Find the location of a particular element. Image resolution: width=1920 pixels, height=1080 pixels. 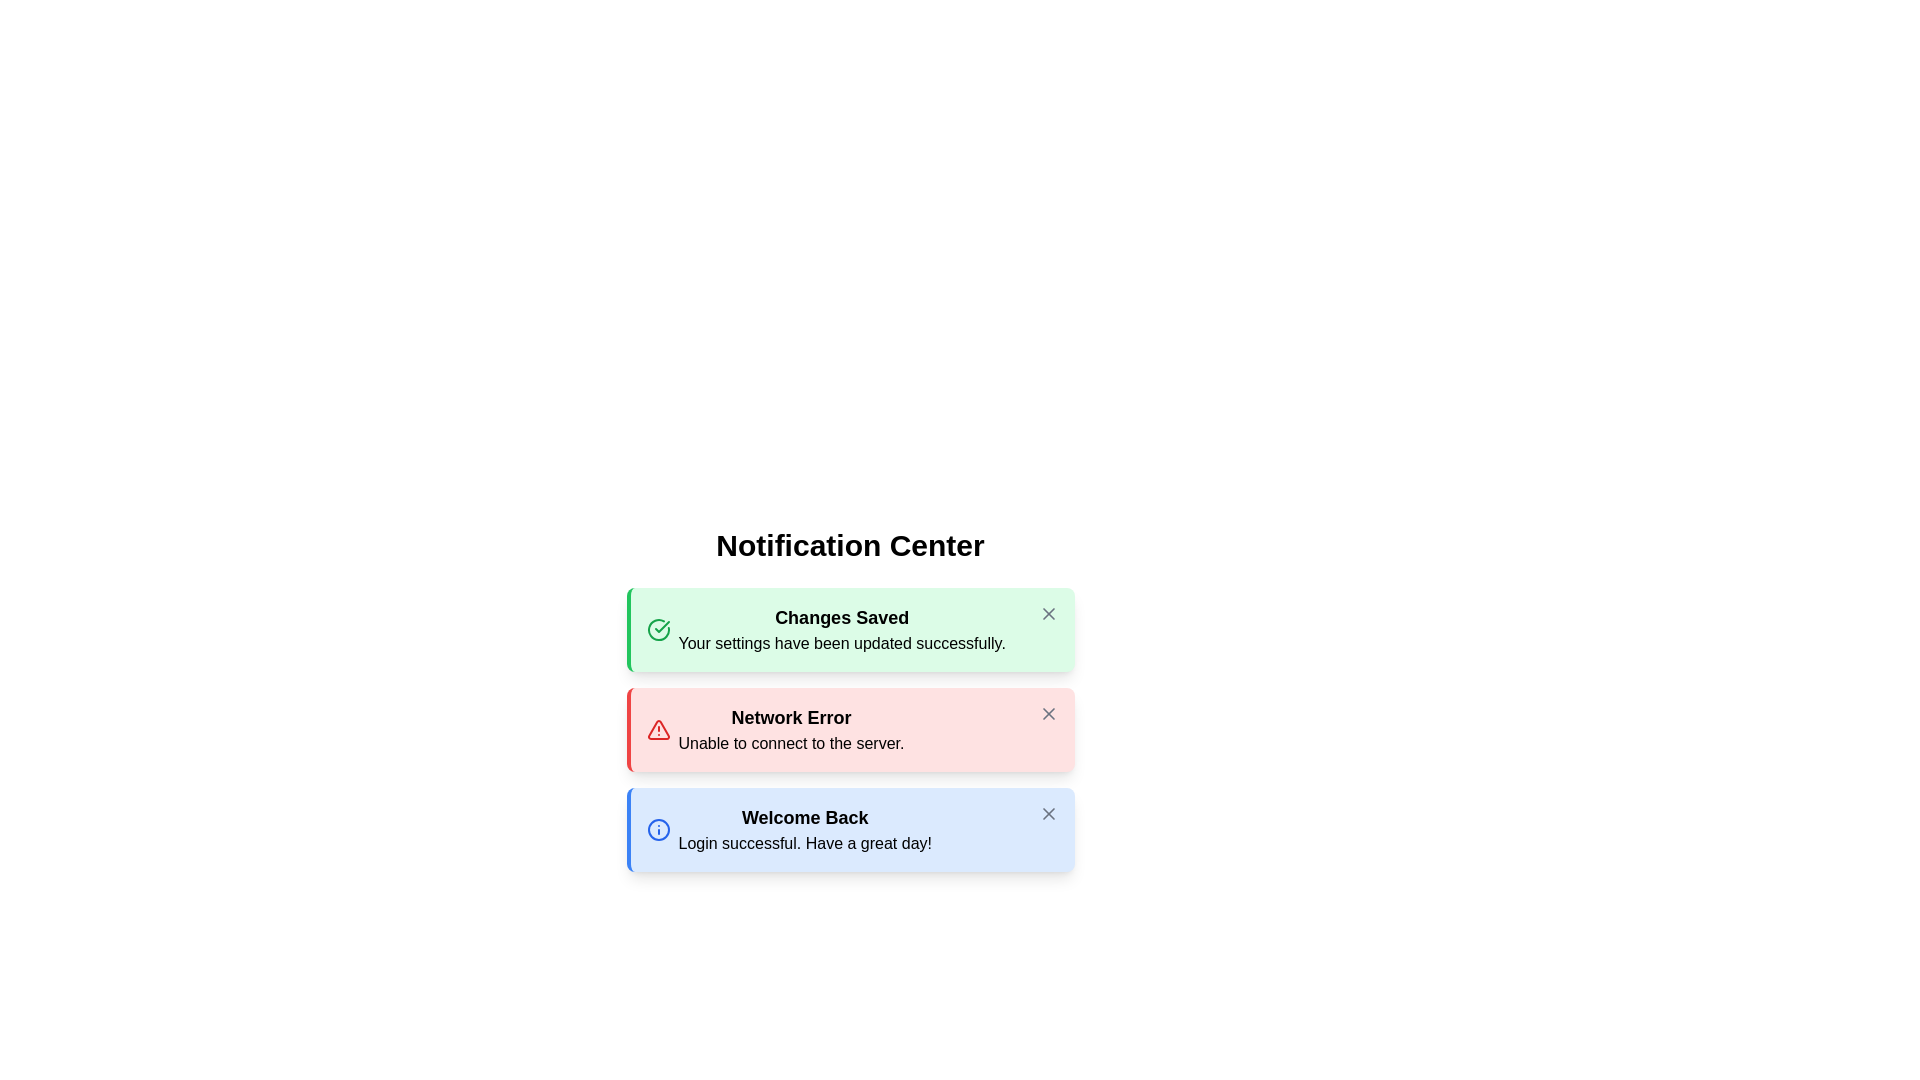

text 'Welcome Back' displayed in bold, large font style at the top-center of the last notification card in the Notification Center is located at coordinates (805, 817).